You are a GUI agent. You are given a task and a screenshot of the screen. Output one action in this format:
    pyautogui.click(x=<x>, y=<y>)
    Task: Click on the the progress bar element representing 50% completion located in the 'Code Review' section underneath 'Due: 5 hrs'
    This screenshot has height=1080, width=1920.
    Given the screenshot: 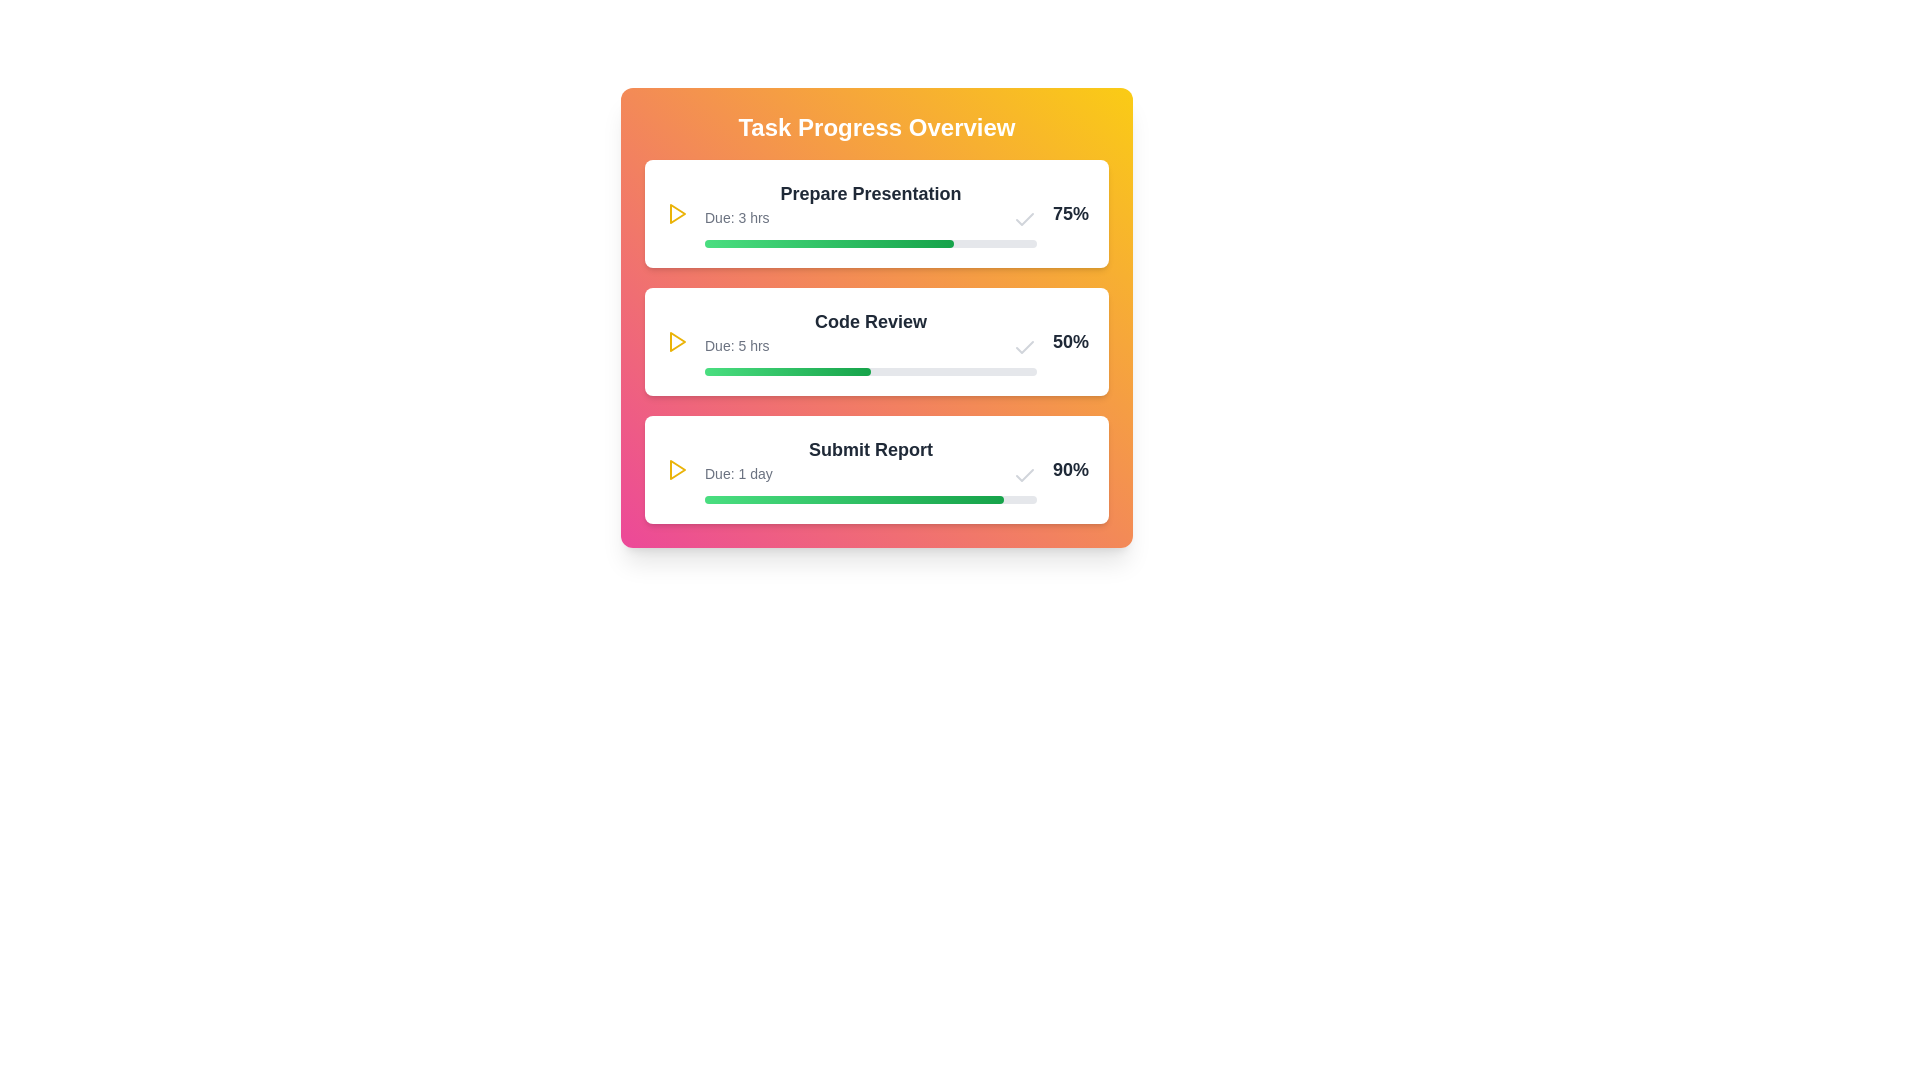 What is the action you would take?
    pyautogui.click(x=870, y=371)
    